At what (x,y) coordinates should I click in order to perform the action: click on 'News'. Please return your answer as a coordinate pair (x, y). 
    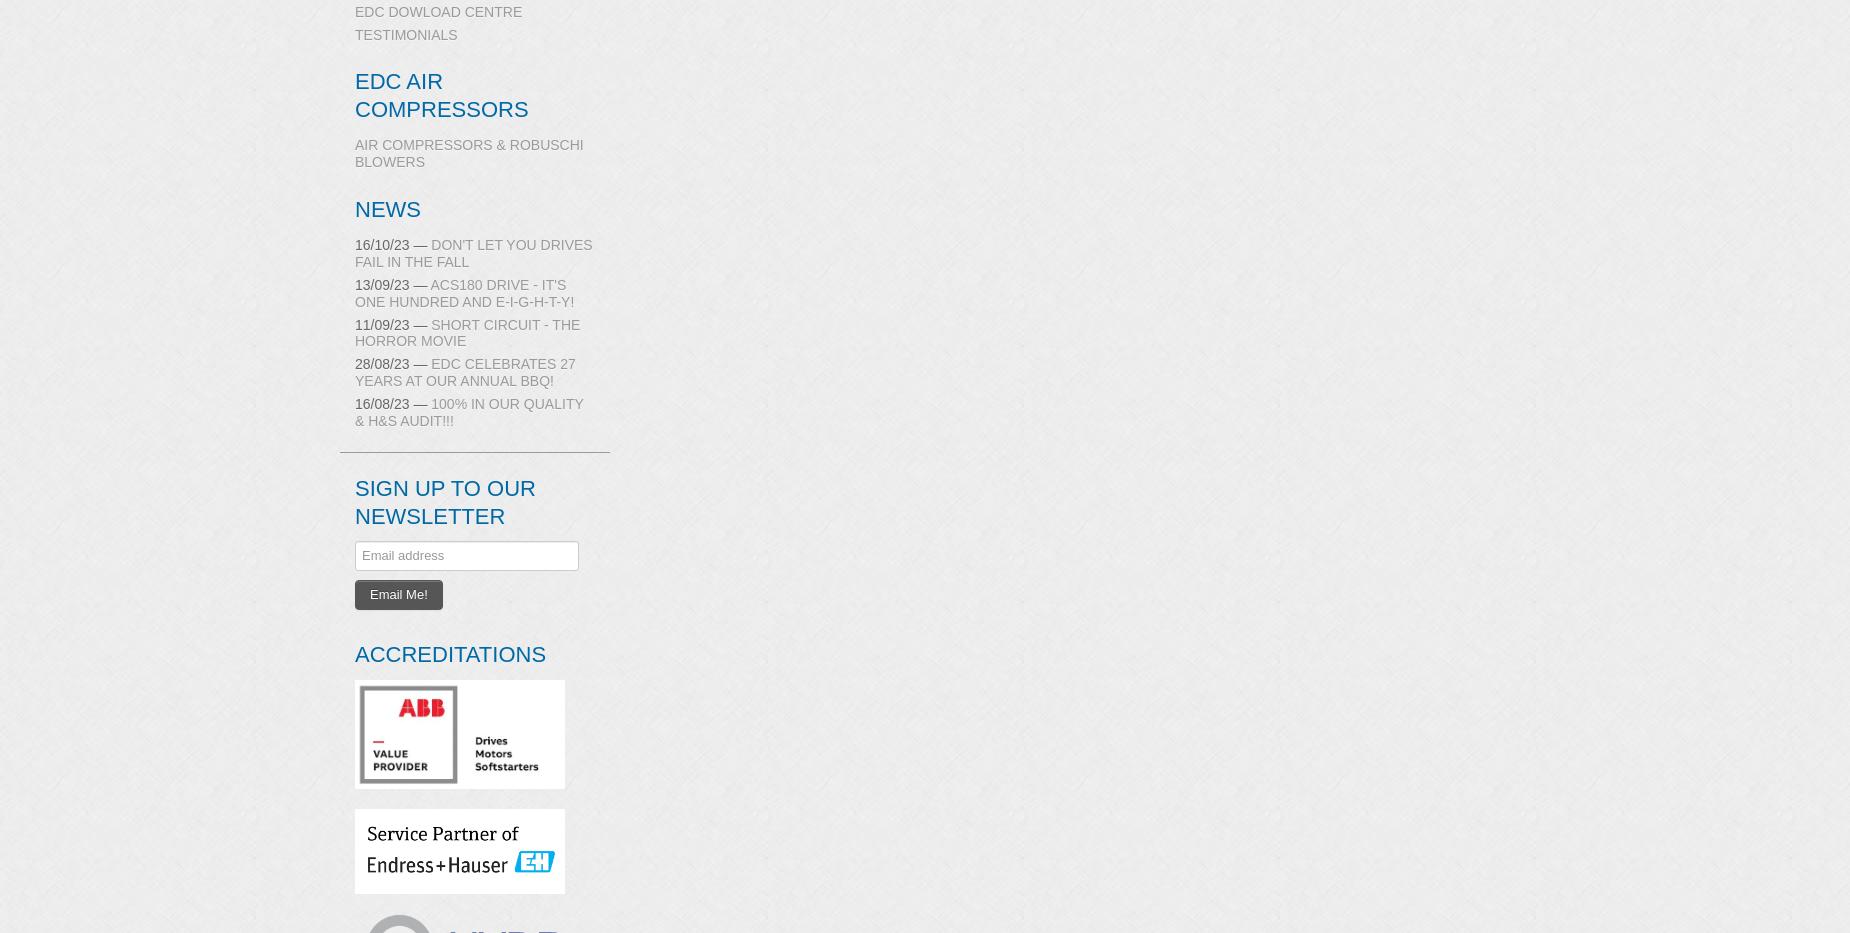
    Looking at the image, I should click on (386, 207).